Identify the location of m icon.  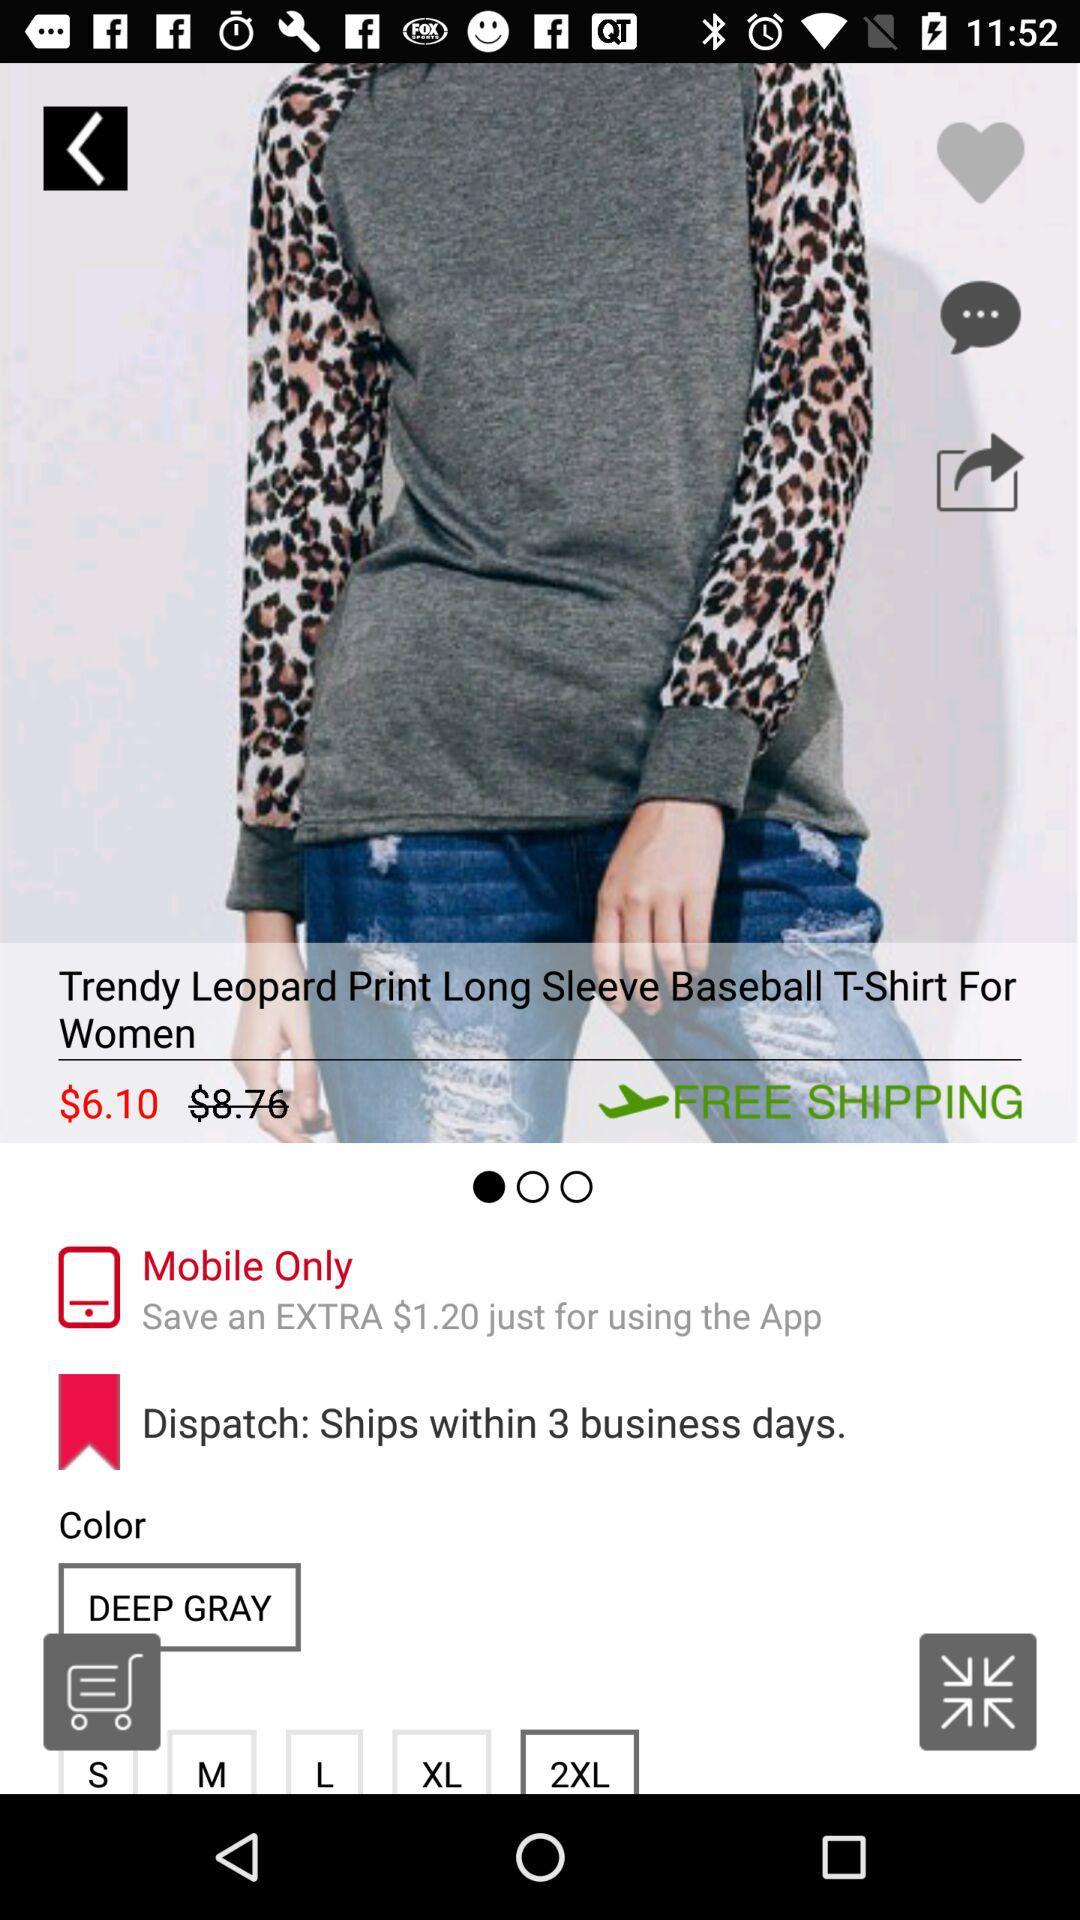
(211, 1761).